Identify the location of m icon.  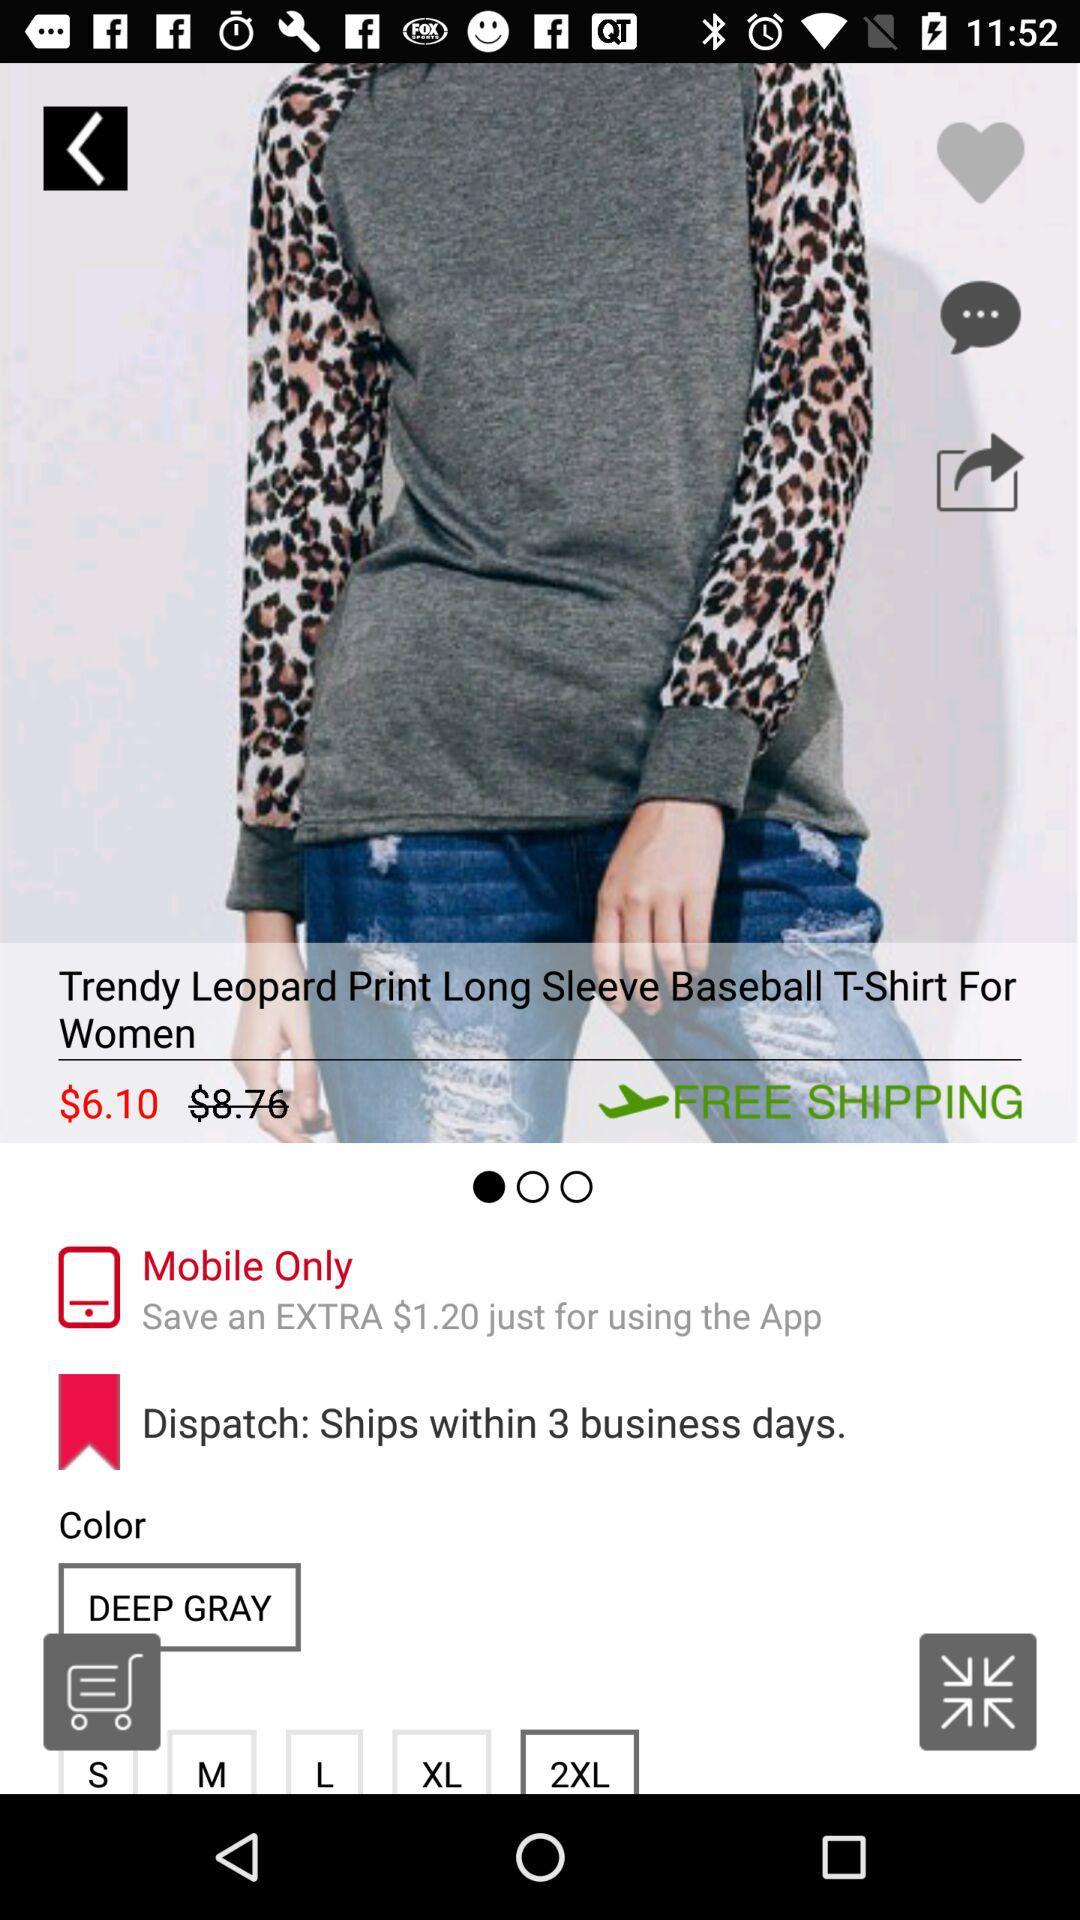
(211, 1761).